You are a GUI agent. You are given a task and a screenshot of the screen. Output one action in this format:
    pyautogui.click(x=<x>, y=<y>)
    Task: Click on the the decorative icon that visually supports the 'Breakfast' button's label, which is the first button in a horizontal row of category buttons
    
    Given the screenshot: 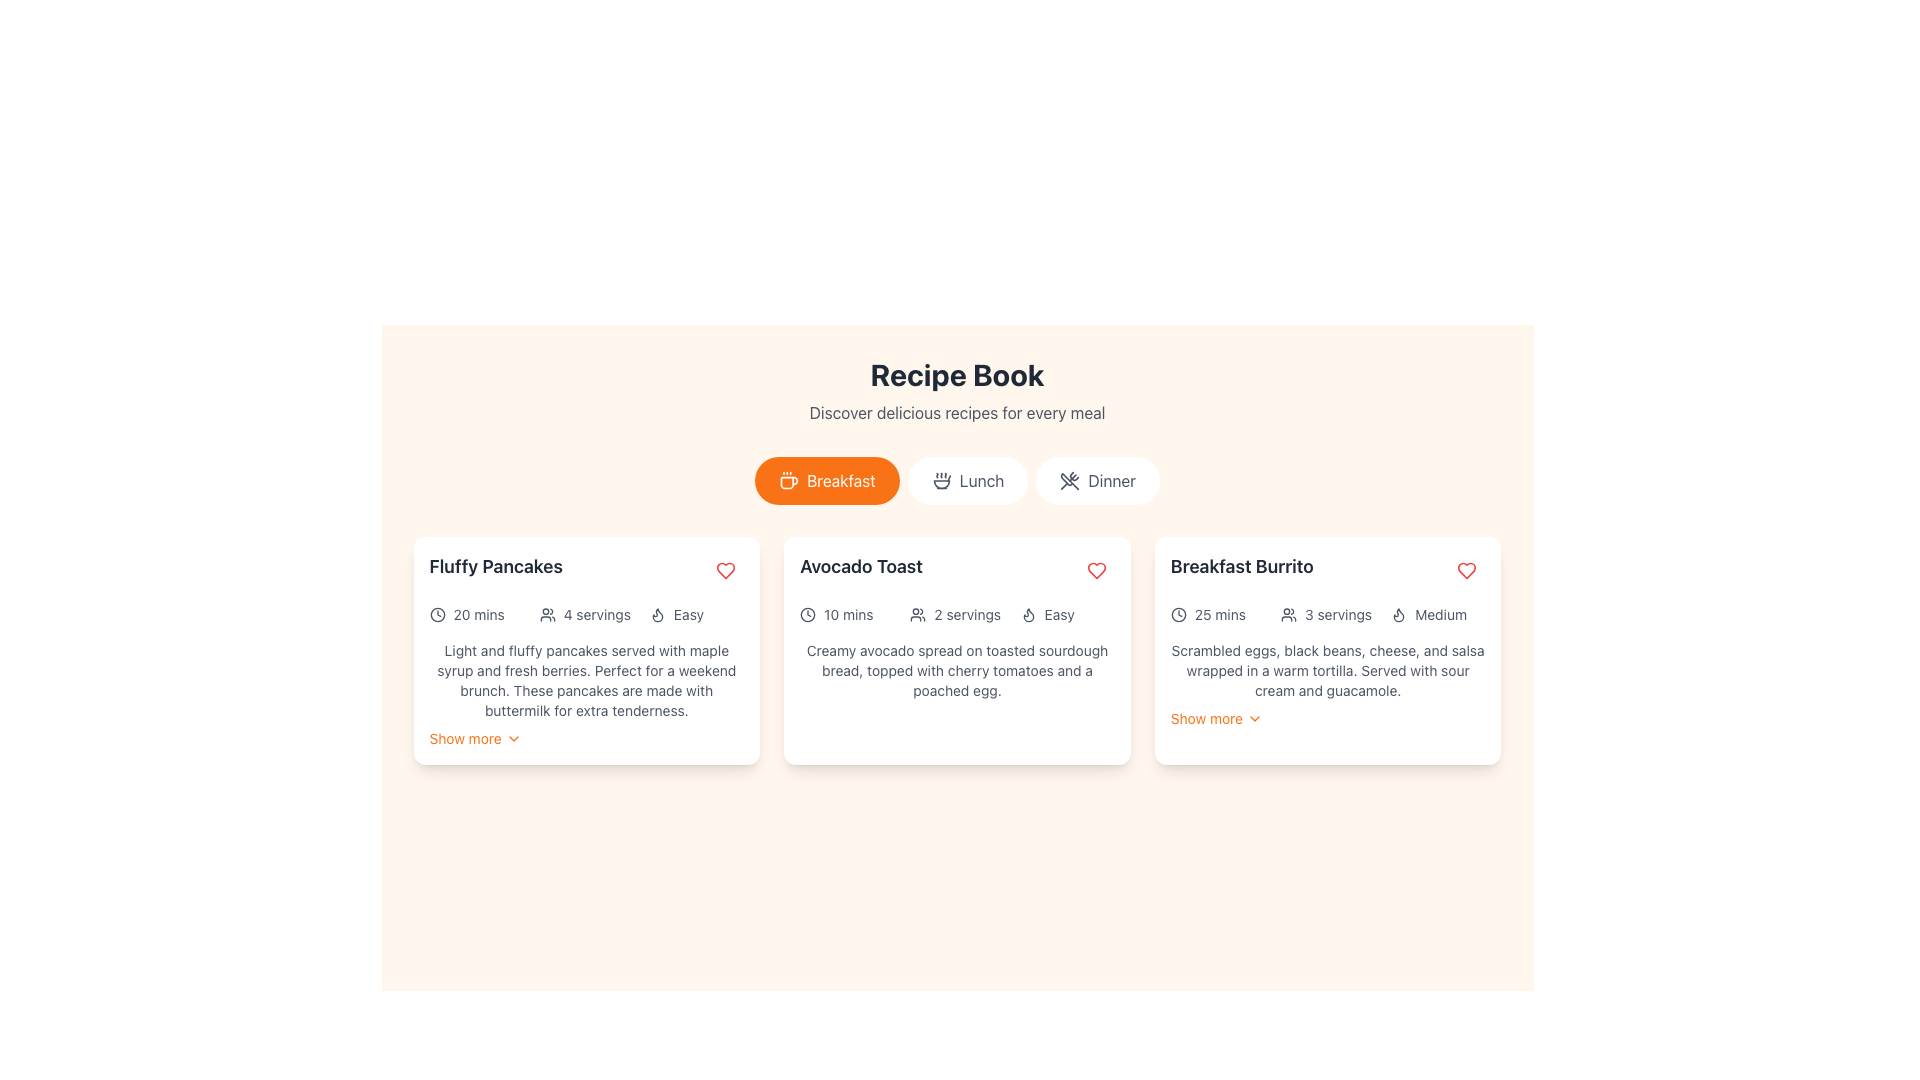 What is the action you would take?
    pyautogui.click(x=788, y=481)
    